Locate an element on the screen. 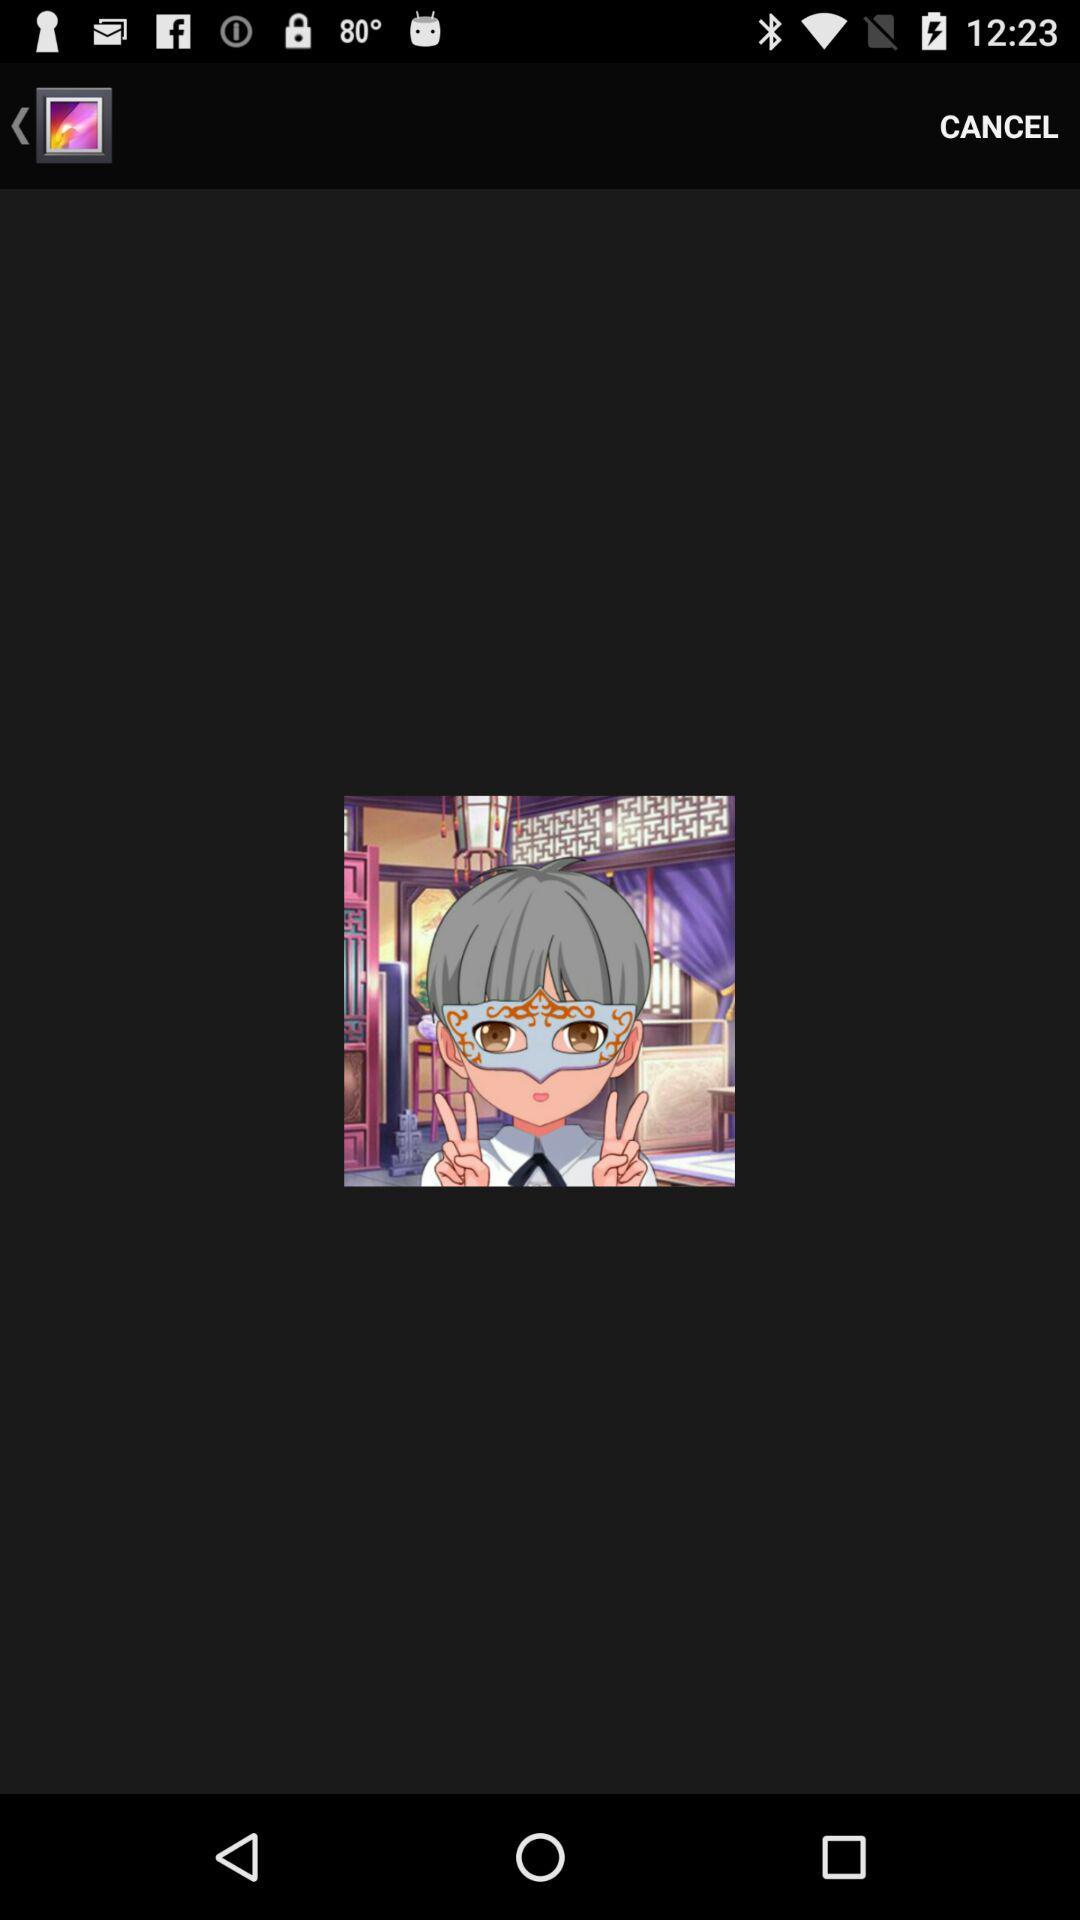 This screenshot has width=1080, height=1920. cancel is located at coordinates (999, 124).